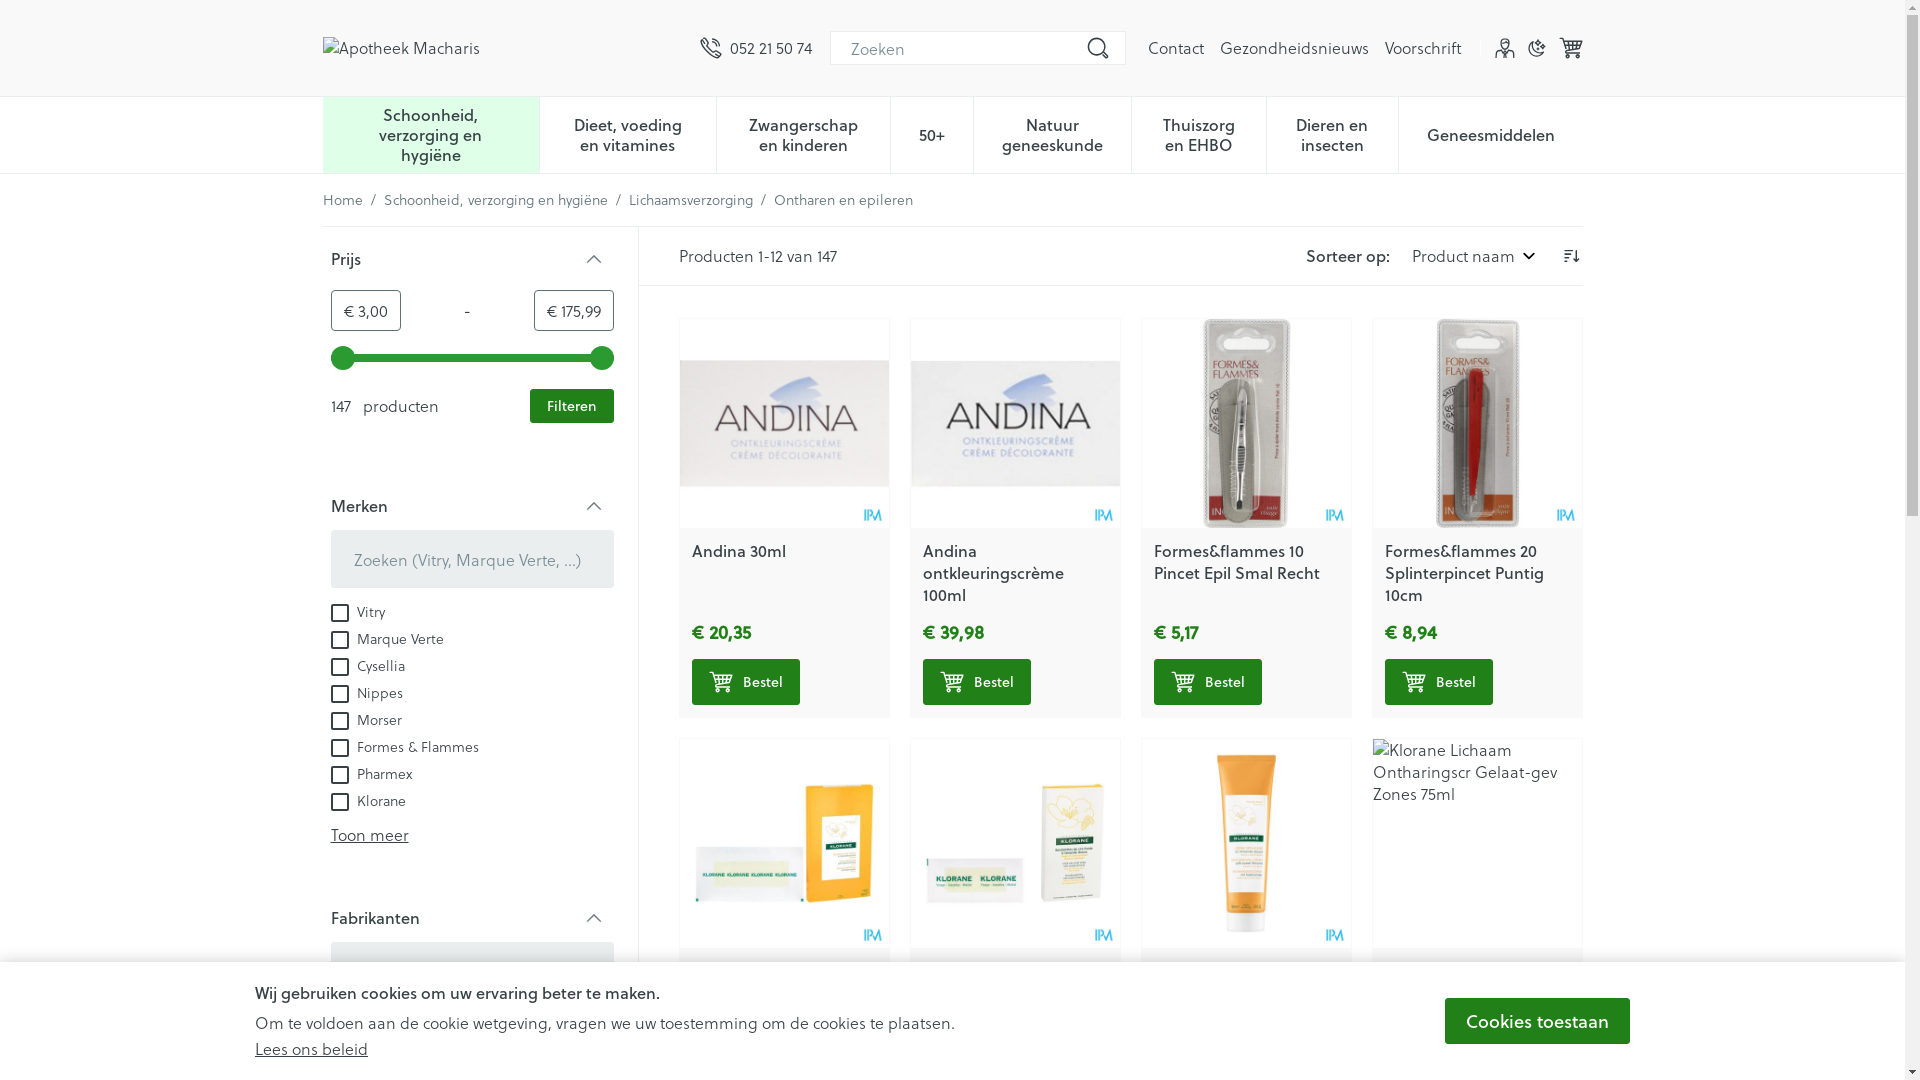  Describe the element at coordinates (1266, 132) in the screenshot. I see `'Dieren en insecten'` at that location.